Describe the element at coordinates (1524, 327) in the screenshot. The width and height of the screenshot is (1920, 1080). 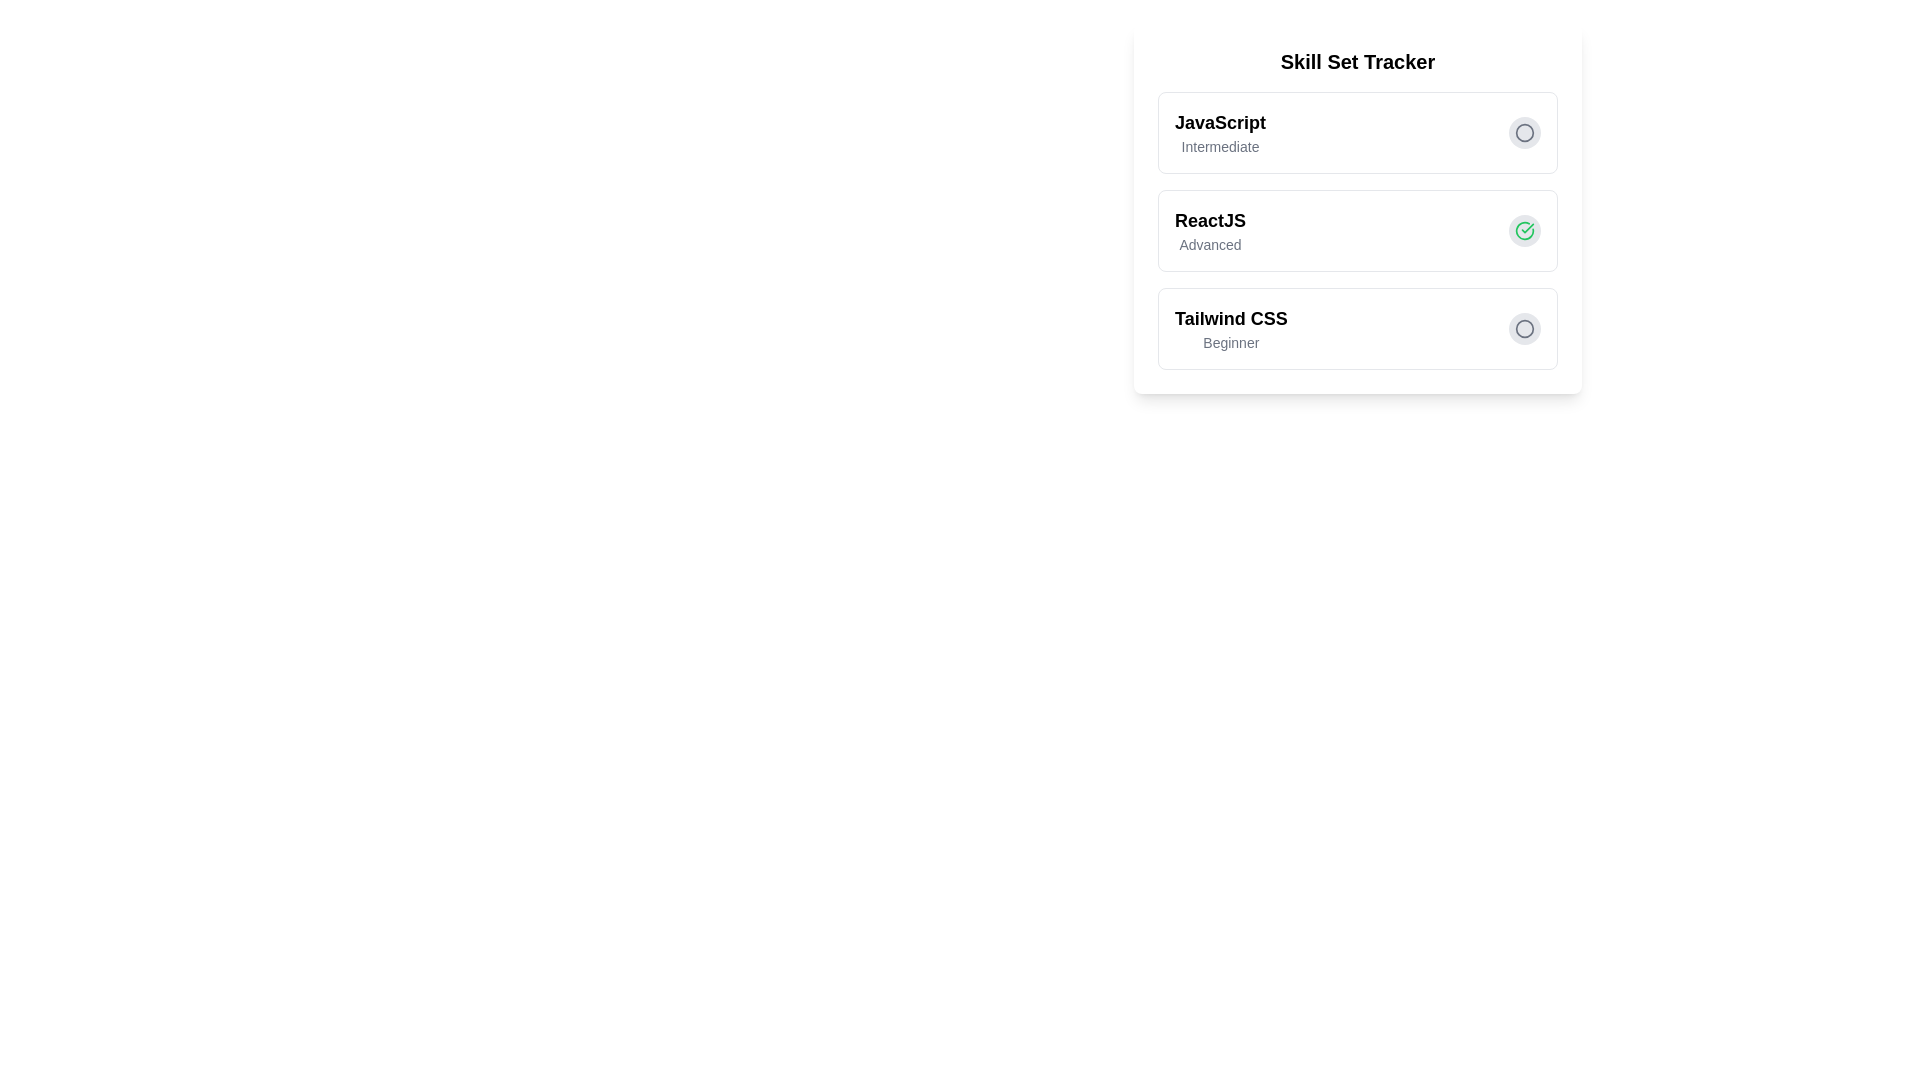
I see `the circular button with a light gray background and a dark gray icon at the far right of the 'Tailwind CSS Beginner' list item` at that location.